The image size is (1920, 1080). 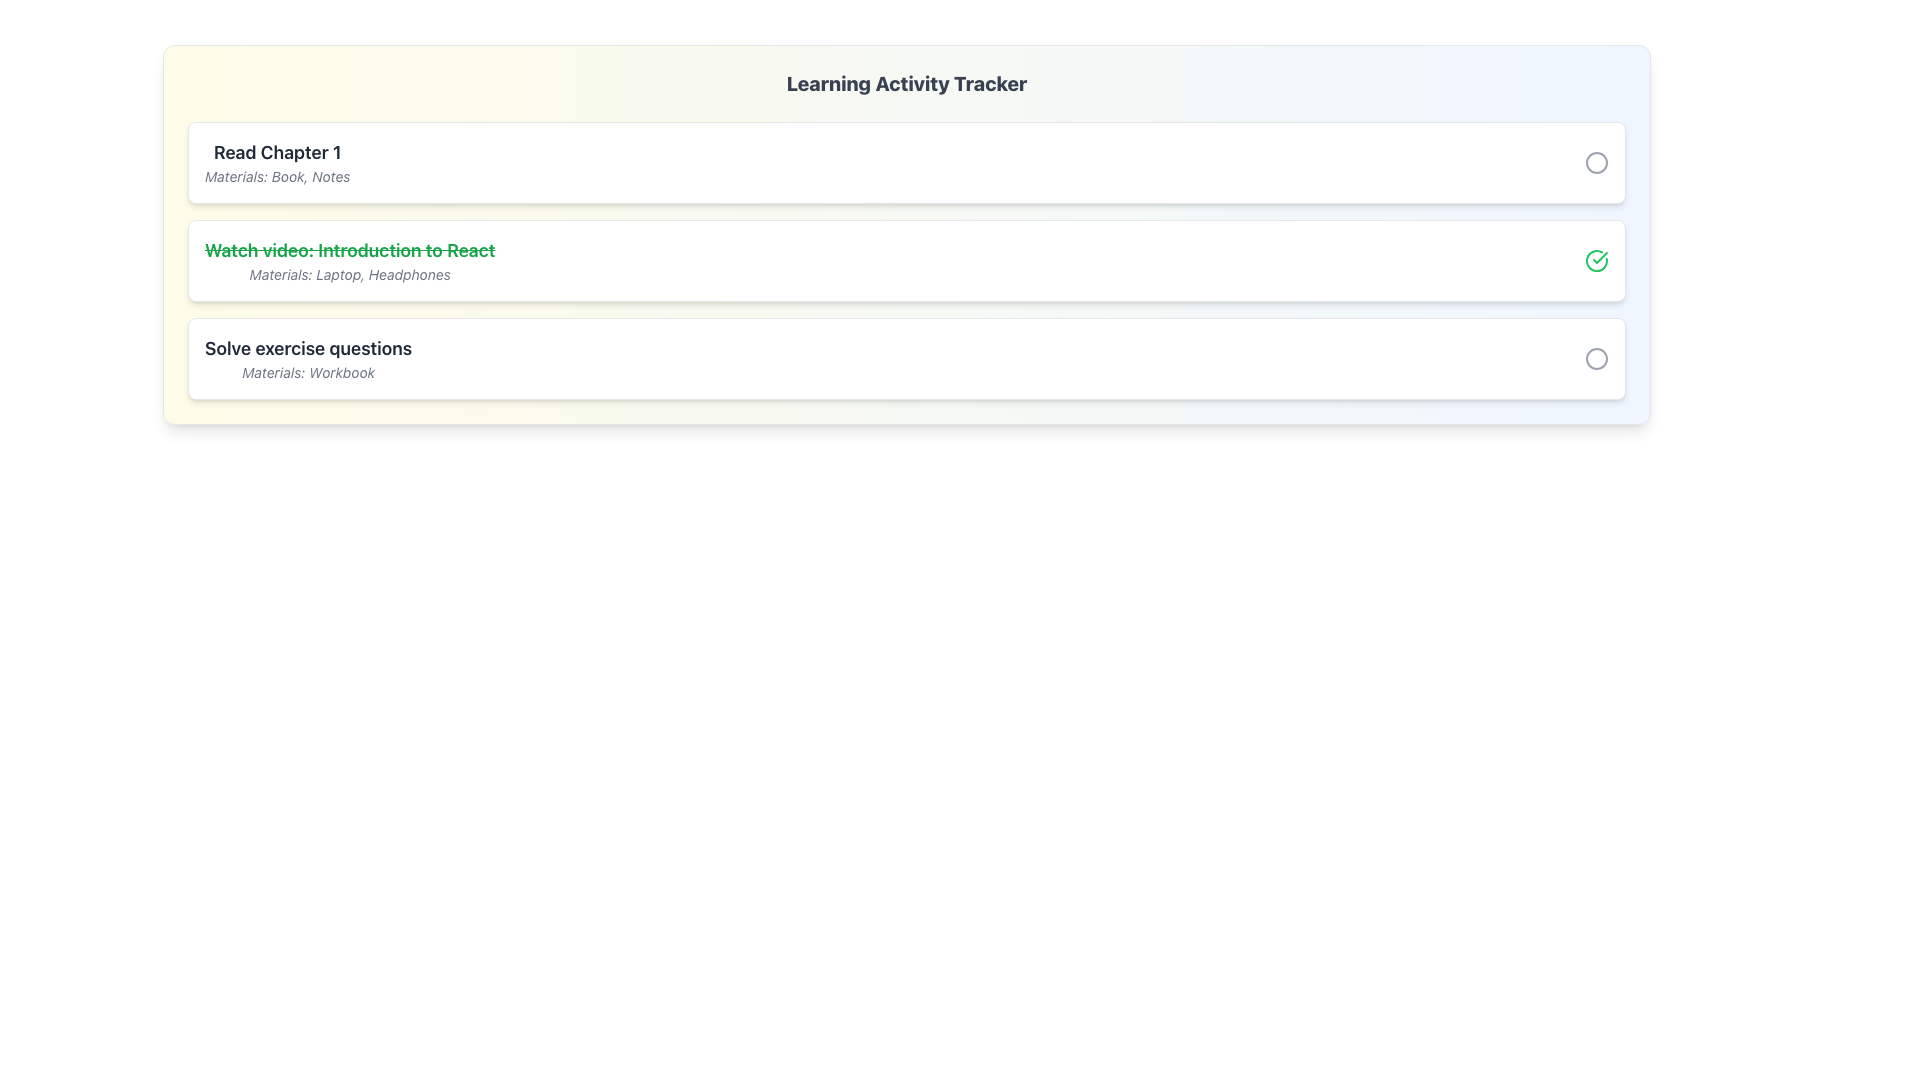 What do you see at coordinates (350, 260) in the screenshot?
I see `the interactive portions of the Text Block displaying 'Watch video: Introduction to React' which is styled with green color and bold text` at bounding box center [350, 260].